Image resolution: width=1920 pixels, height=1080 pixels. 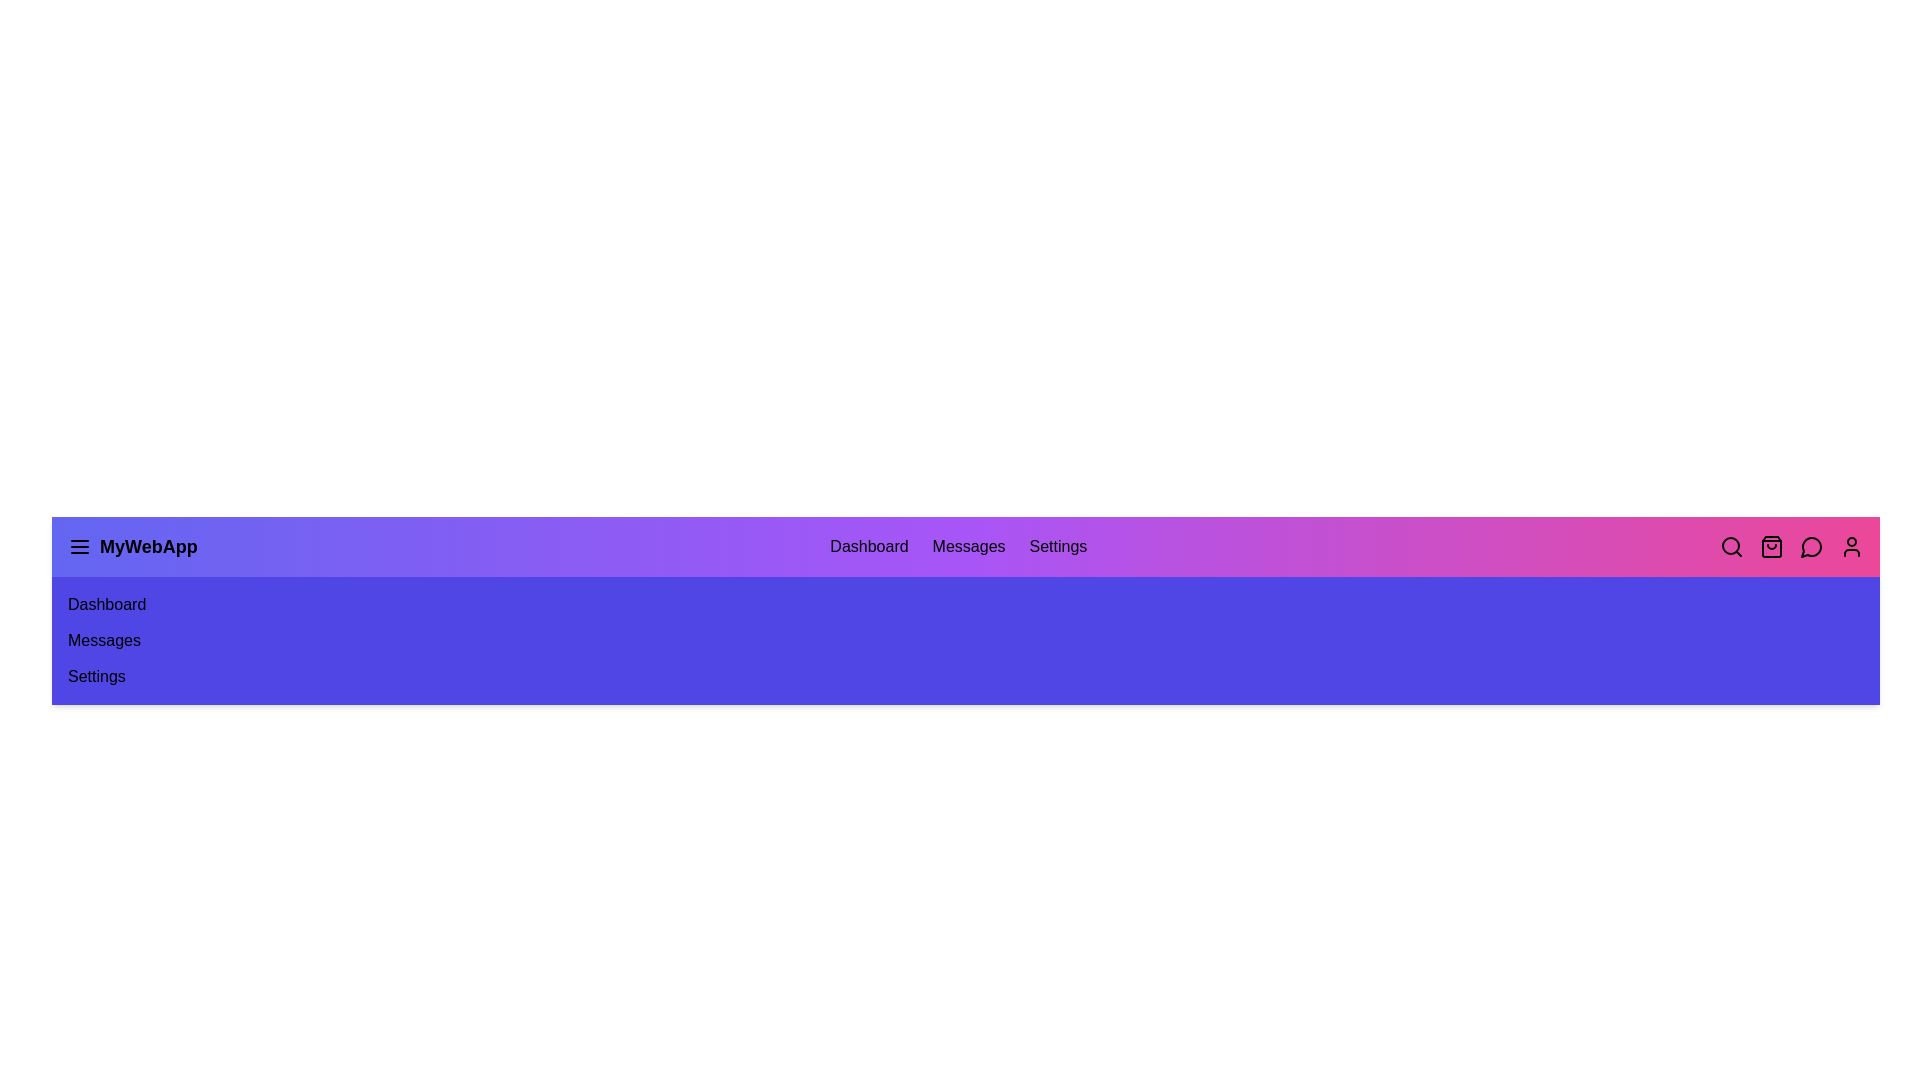 I want to click on the message_circle icon in the EnhancedAppBar, so click(x=1811, y=547).